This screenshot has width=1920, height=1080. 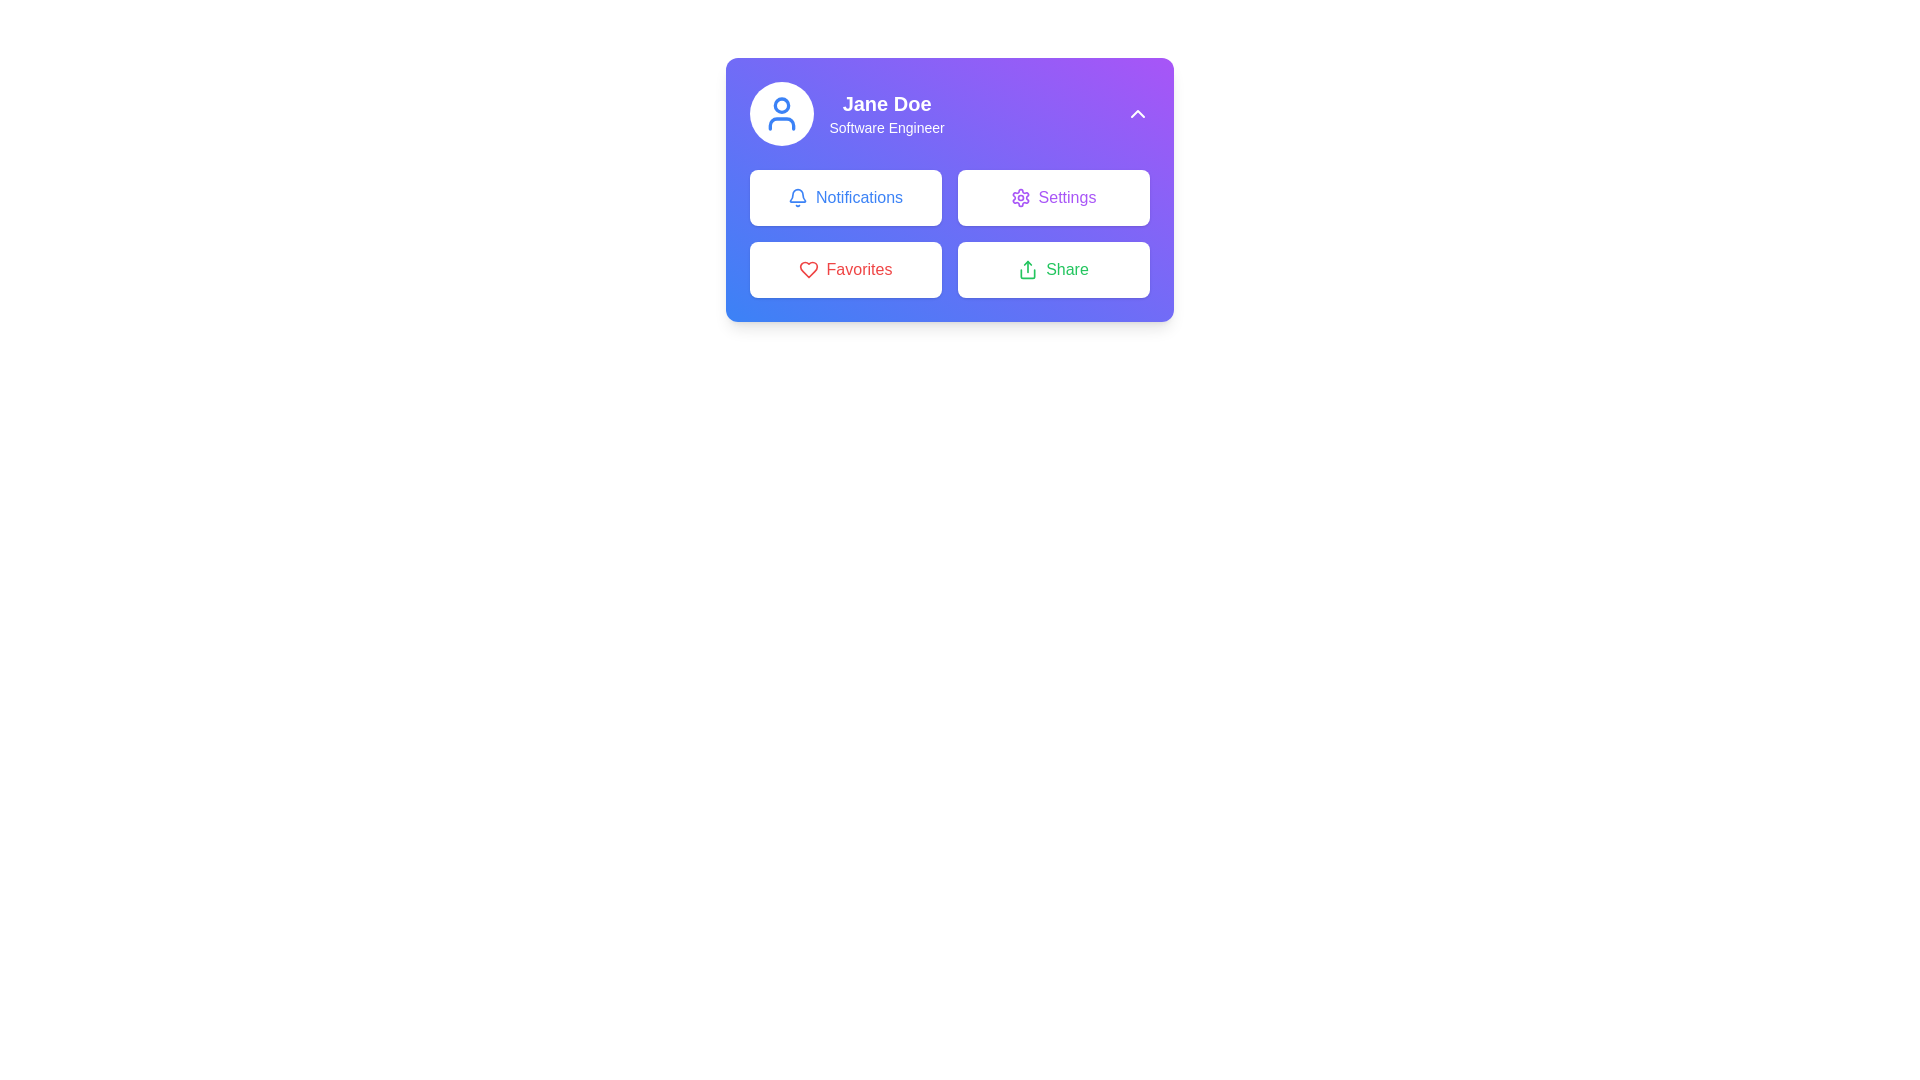 What do you see at coordinates (1137, 114) in the screenshot?
I see `the chevron icon located in the top-right corner above the user profile information` at bounding box center [1137, 114].